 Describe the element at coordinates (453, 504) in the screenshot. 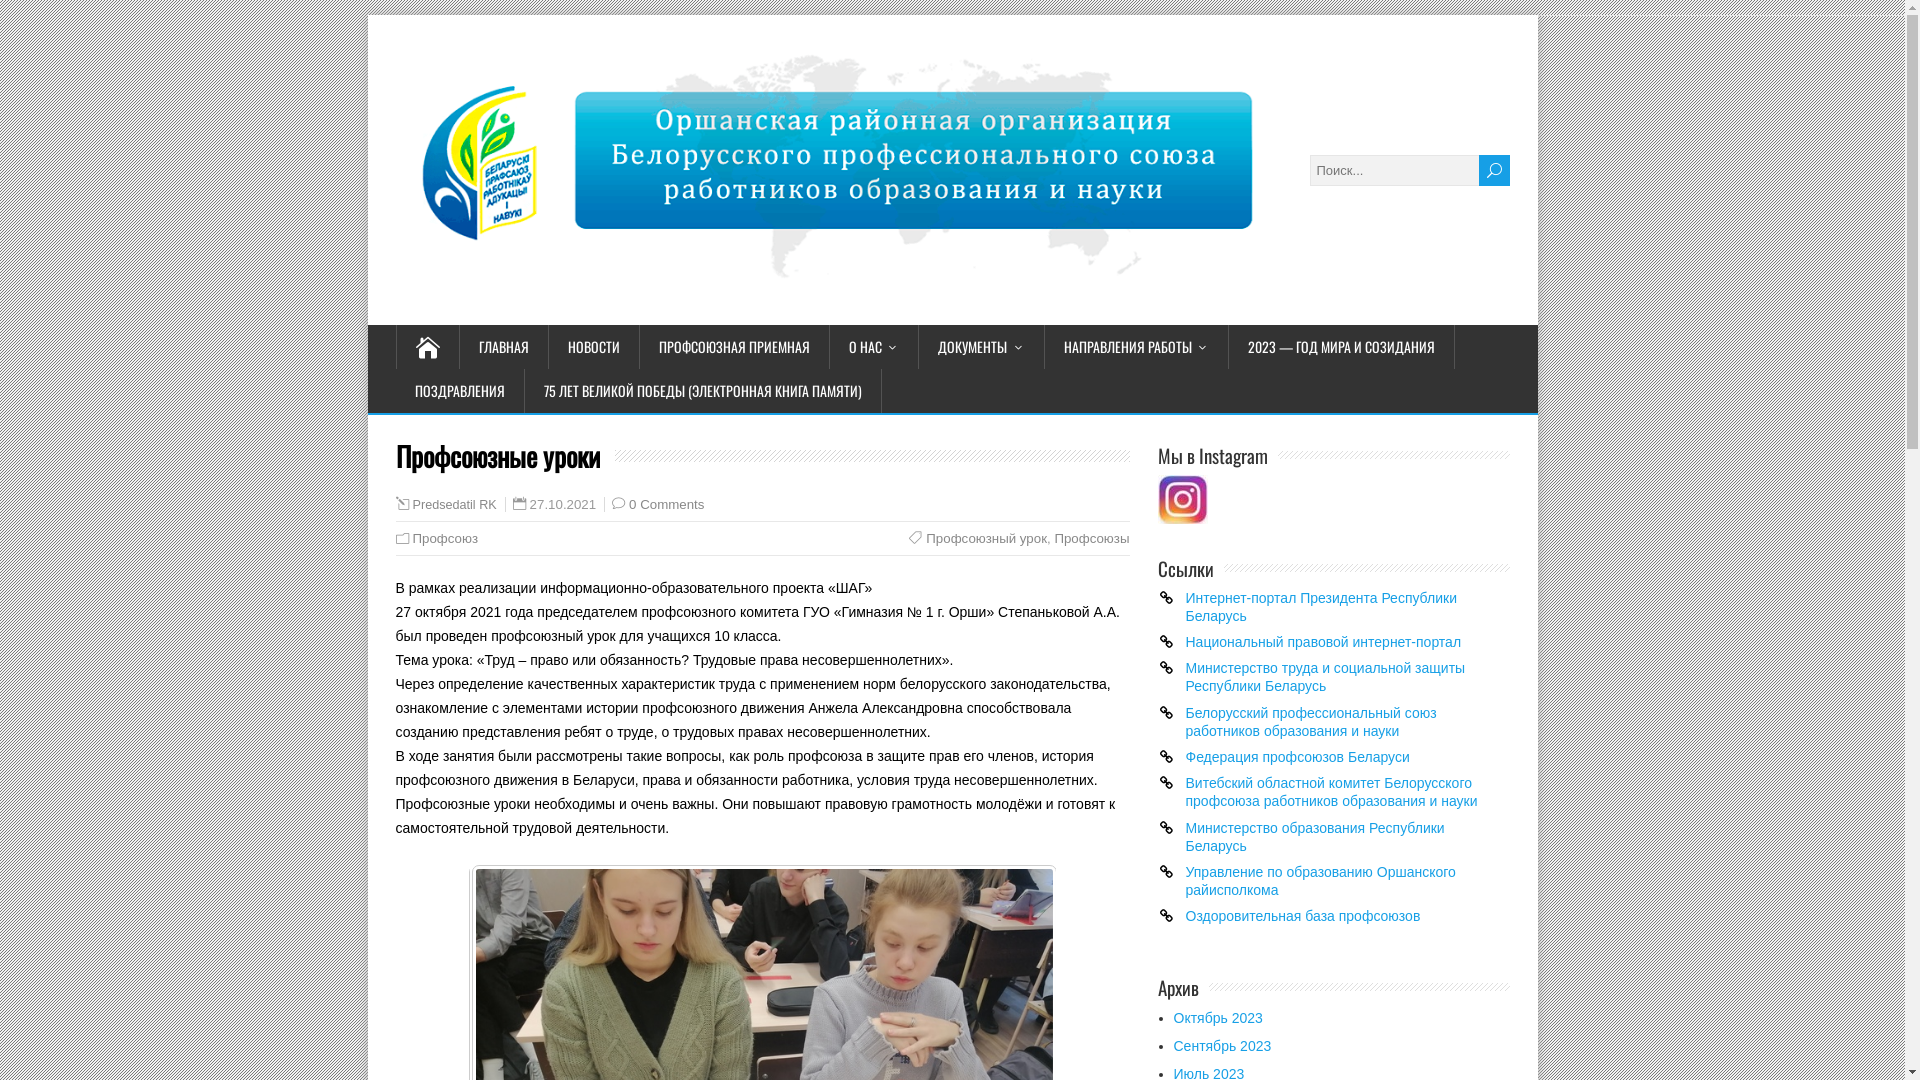

I see `'Predsedatil RK'` at that location.